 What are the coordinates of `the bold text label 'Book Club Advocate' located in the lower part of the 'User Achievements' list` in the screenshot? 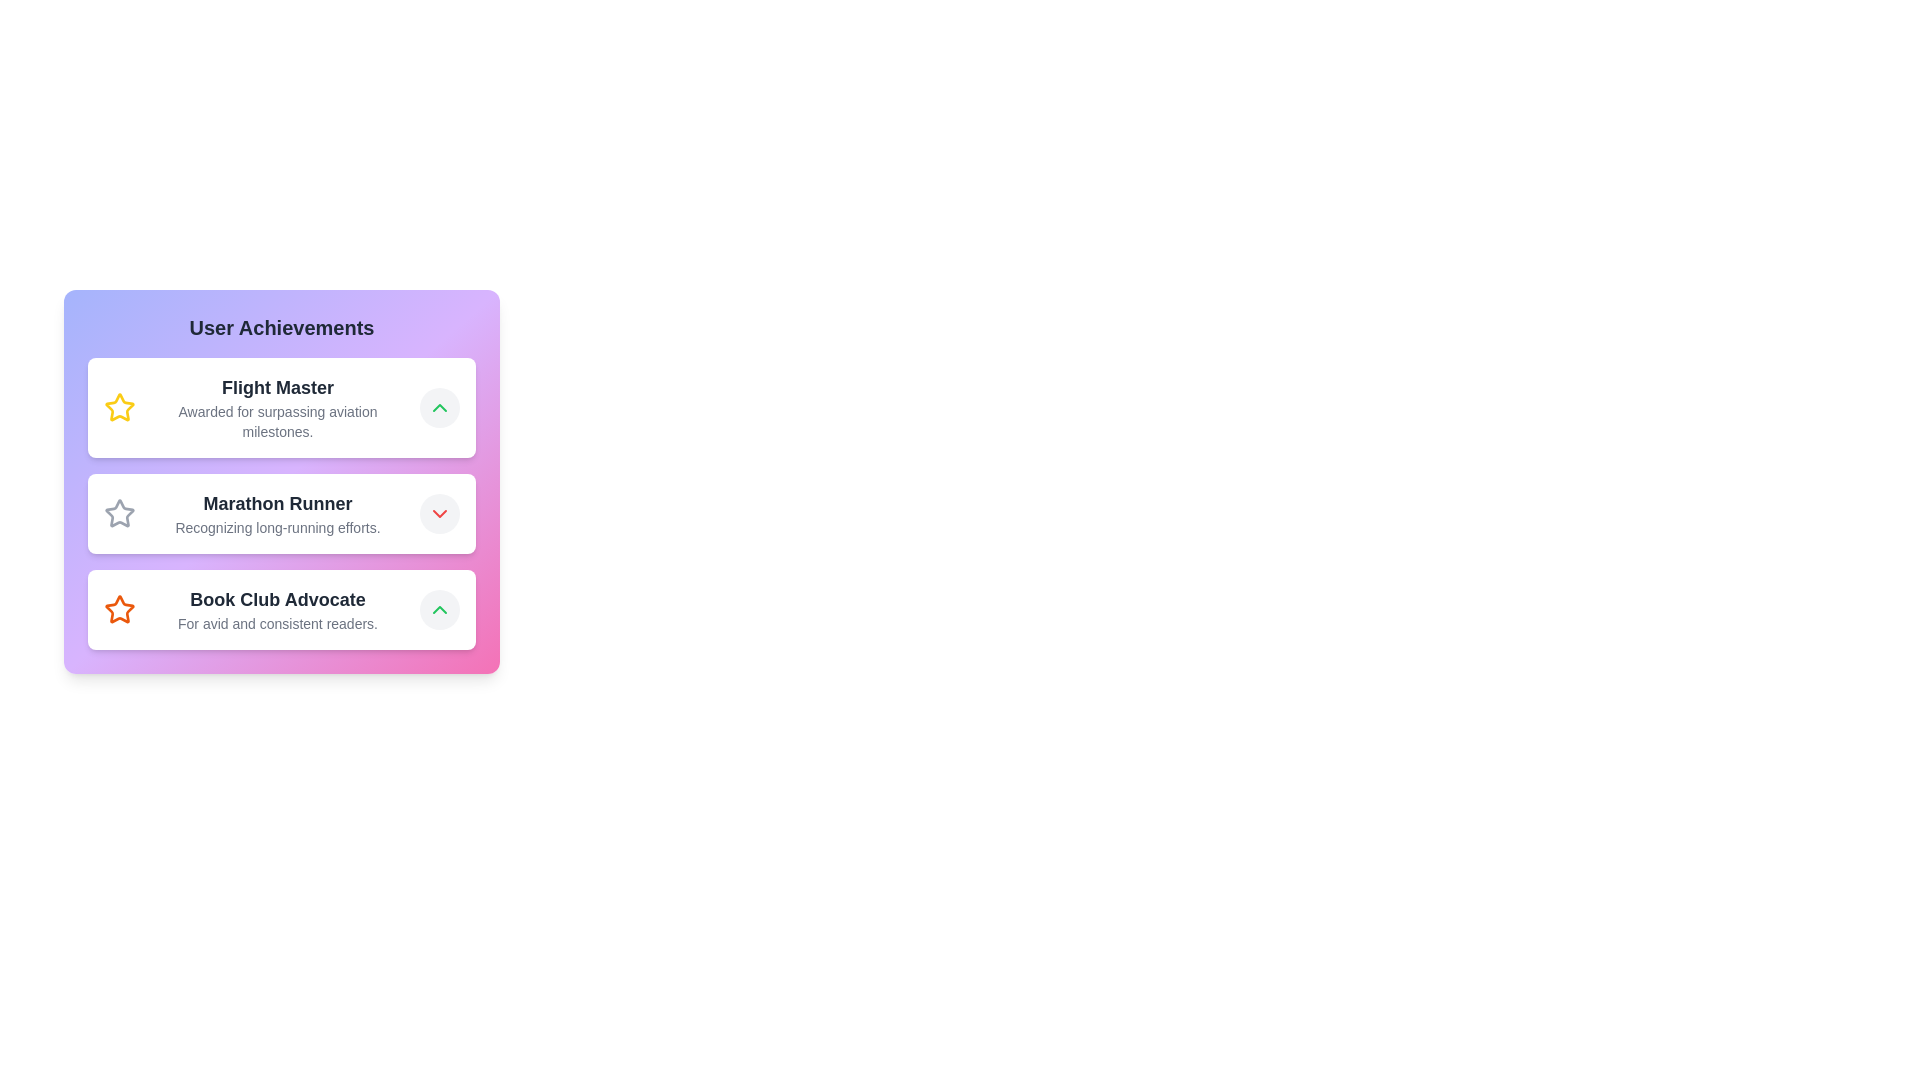 It's located at (277, 599).